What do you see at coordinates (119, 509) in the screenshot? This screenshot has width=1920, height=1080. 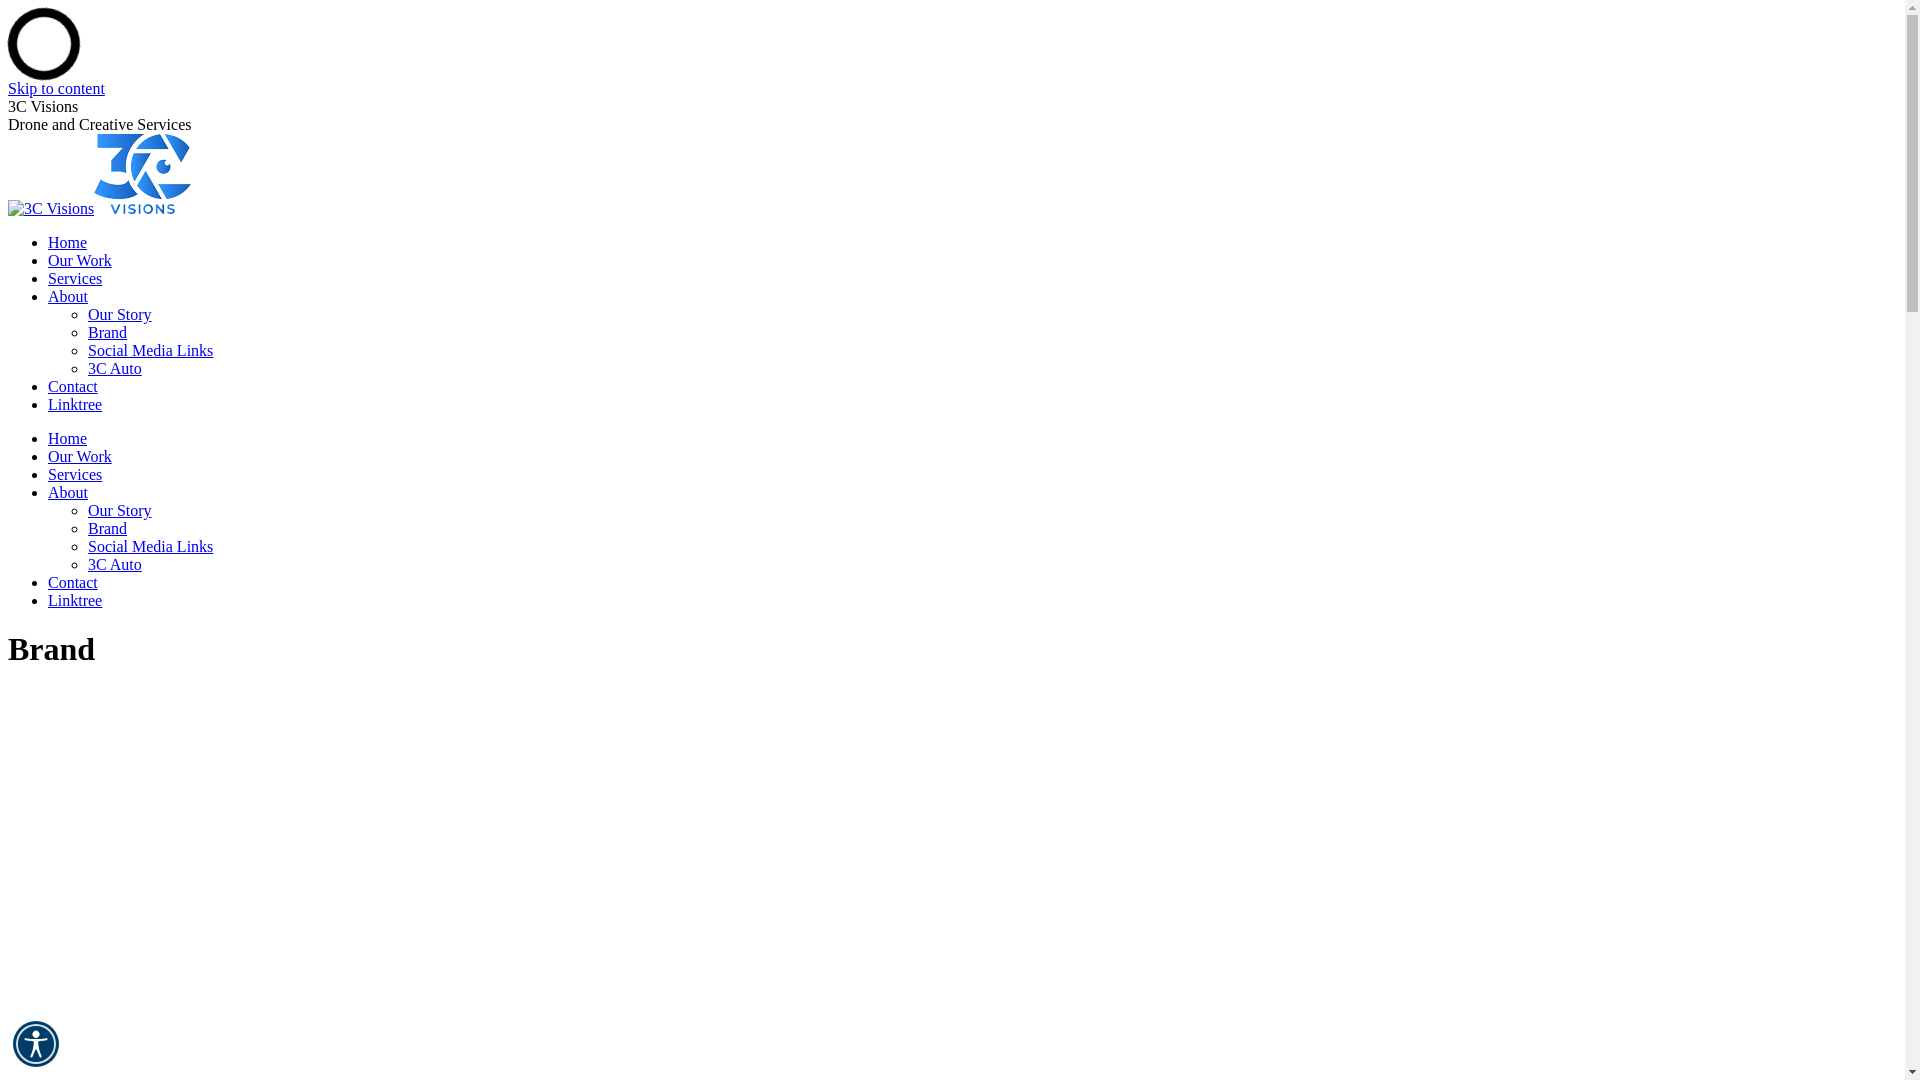 I see `'Our Story'` at bounding box center [119, 509].